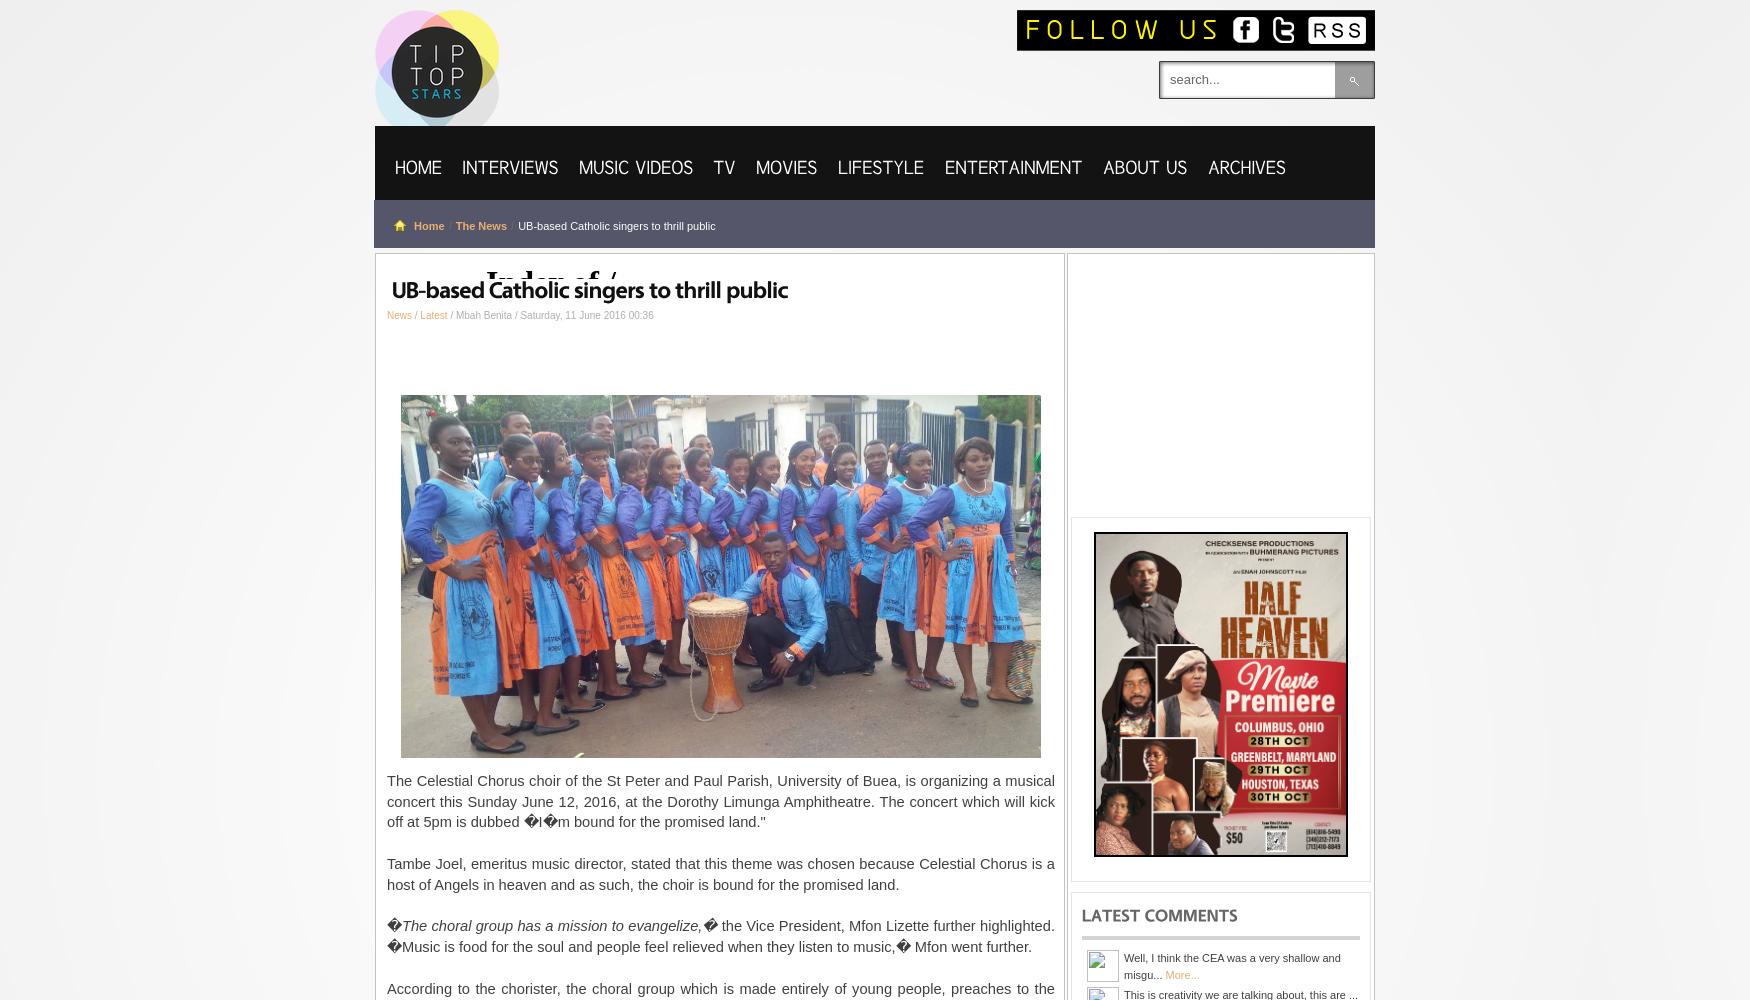 The height and width of the screenshot is (1000, 1750). I want to click on 'Saturday, 11 June 2016 00:36', so click(586, 314).